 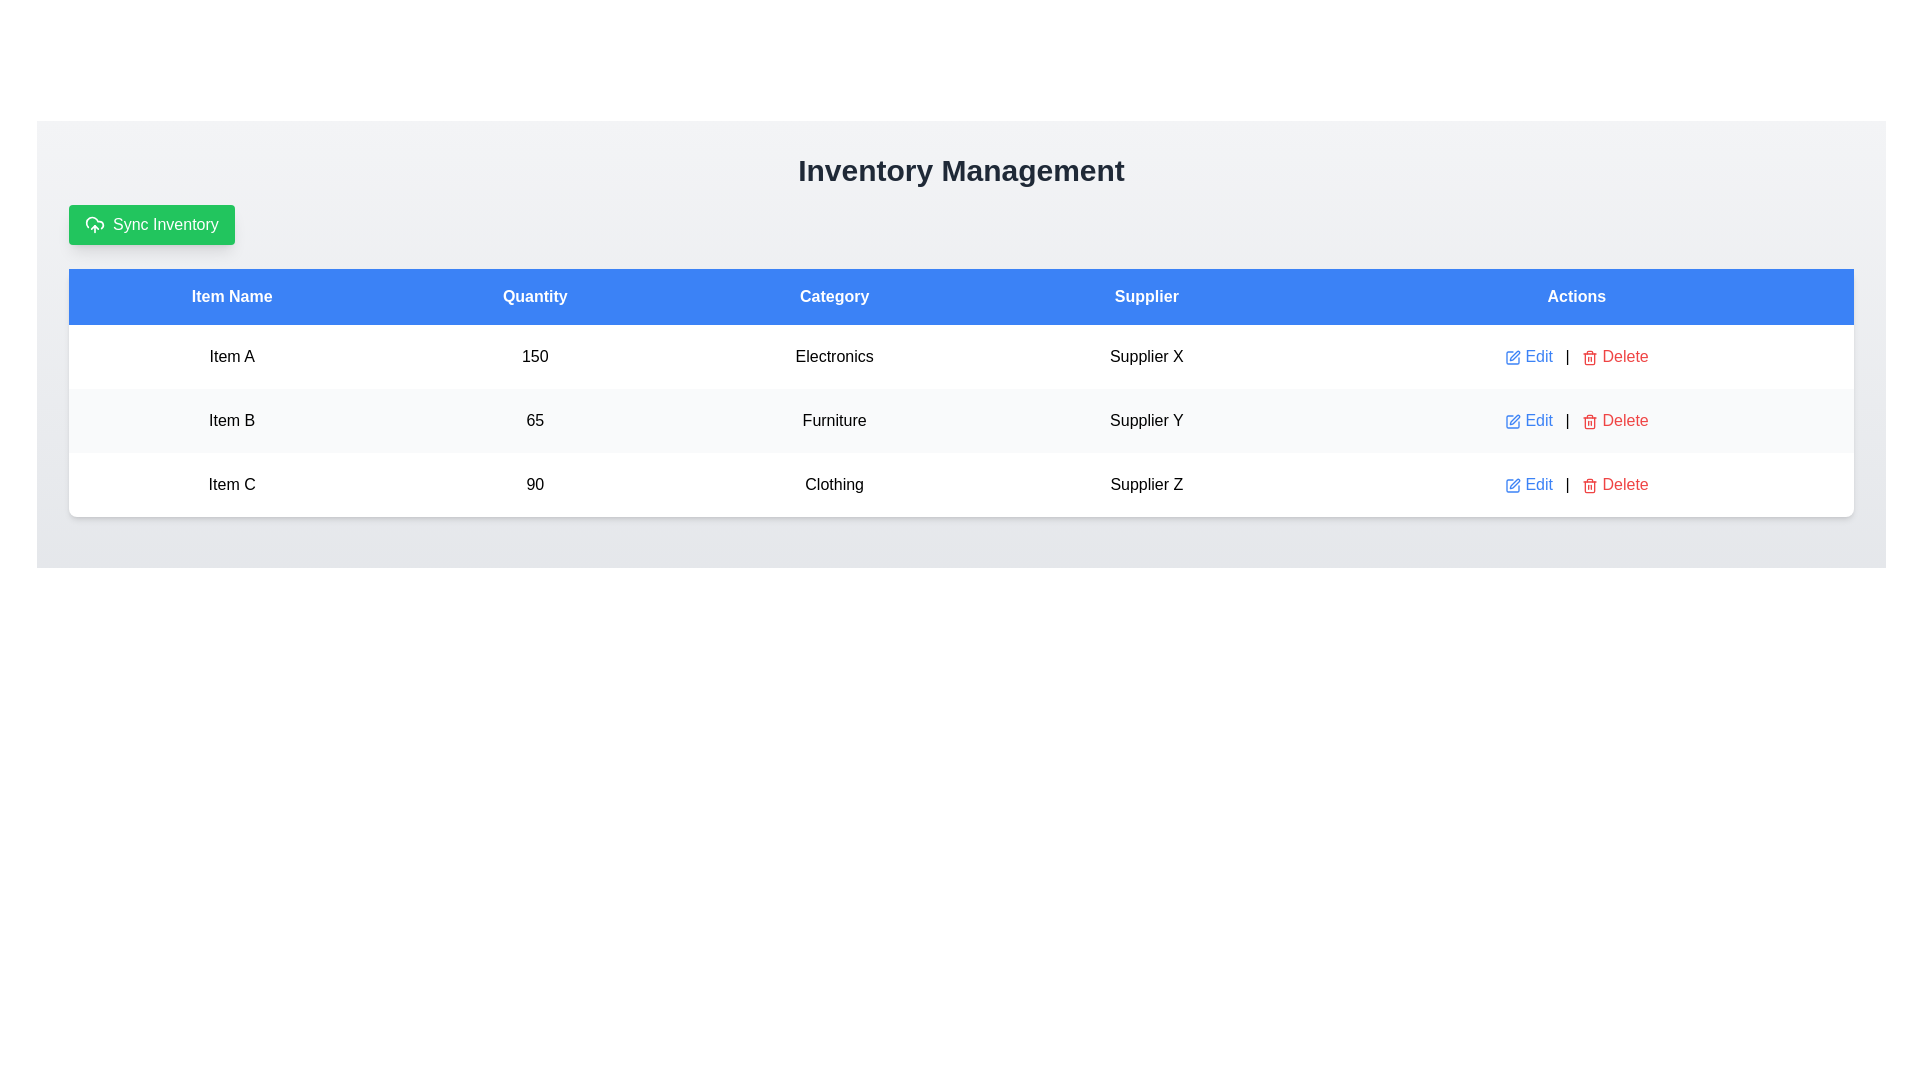 I want to click on the Text Display that shows the quantity value for 'Item B' in the second row of the table under the 'Quantity' column, so click(x=535, y=419).